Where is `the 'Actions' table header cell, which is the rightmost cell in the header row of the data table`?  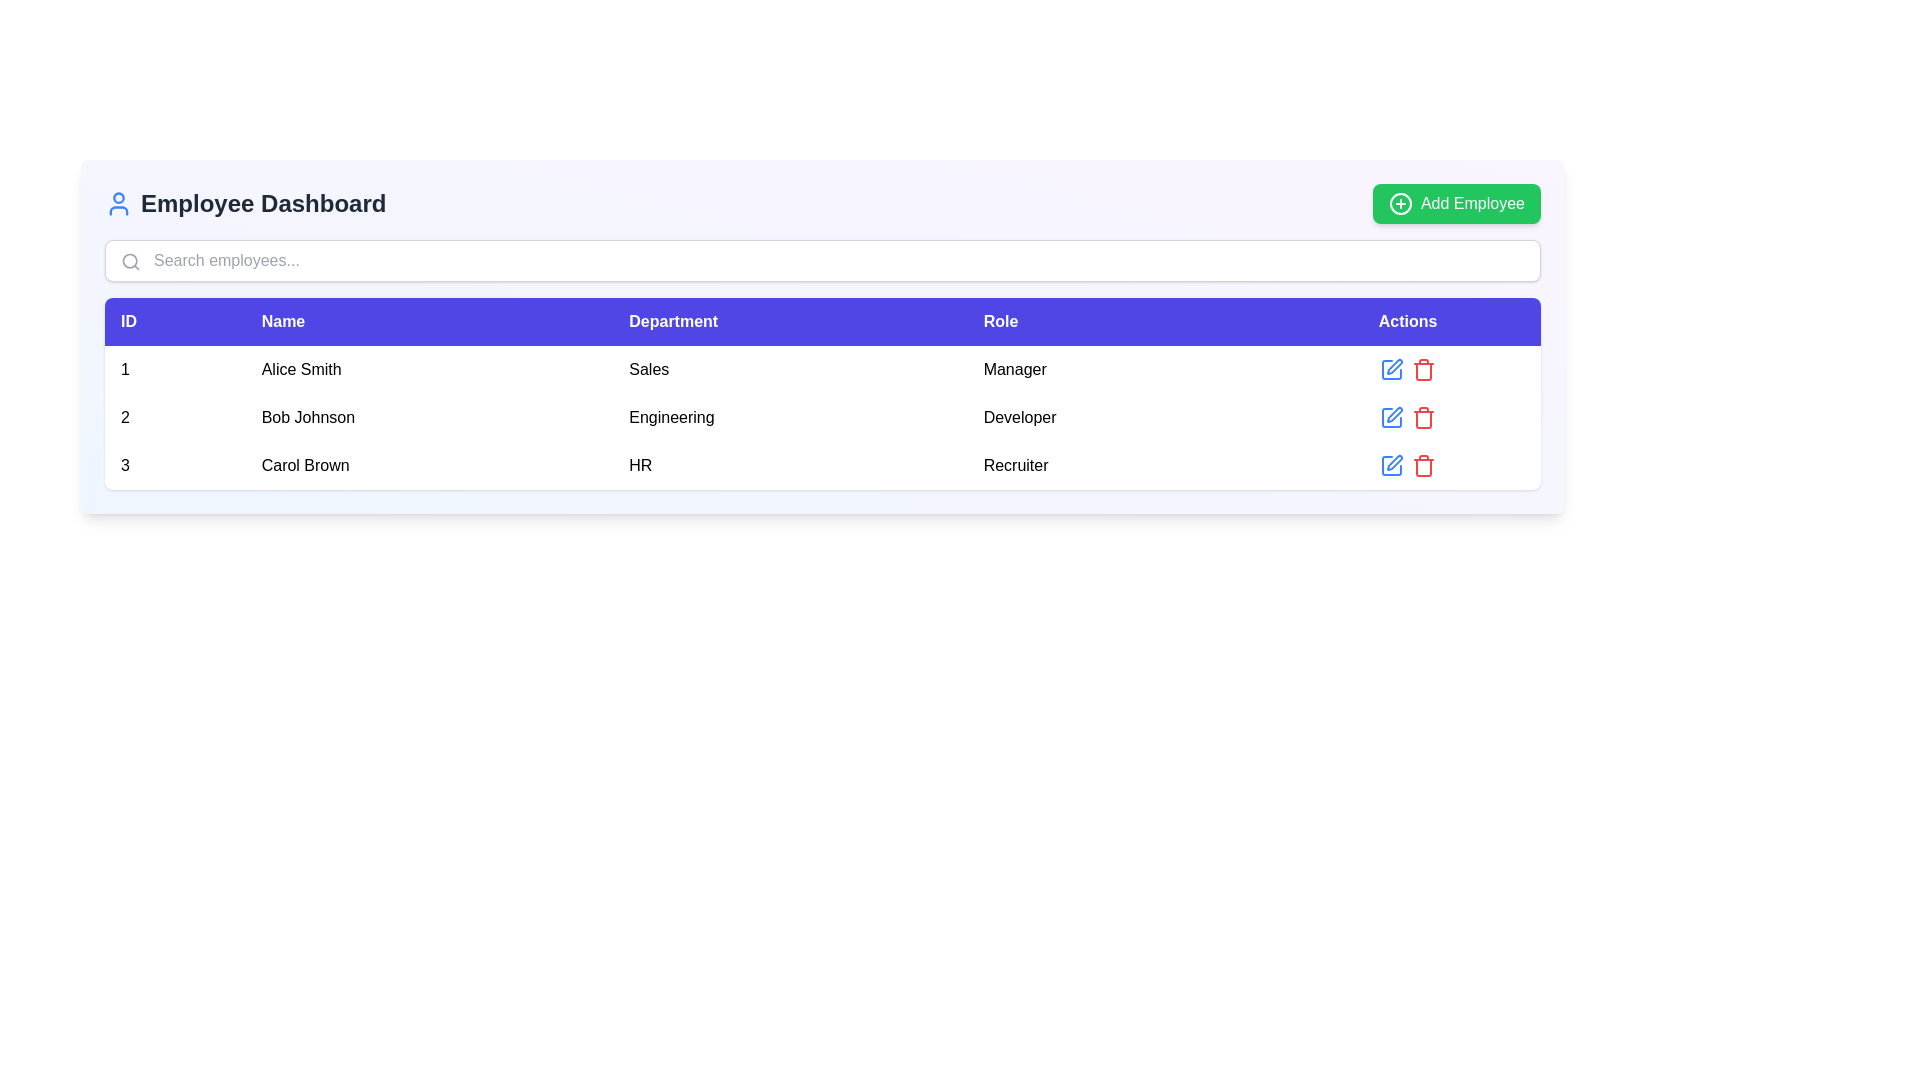 the 'Actions' table header cell, which is the rightmost cell in the header row of the data table is located at coordinates (1407, 320).